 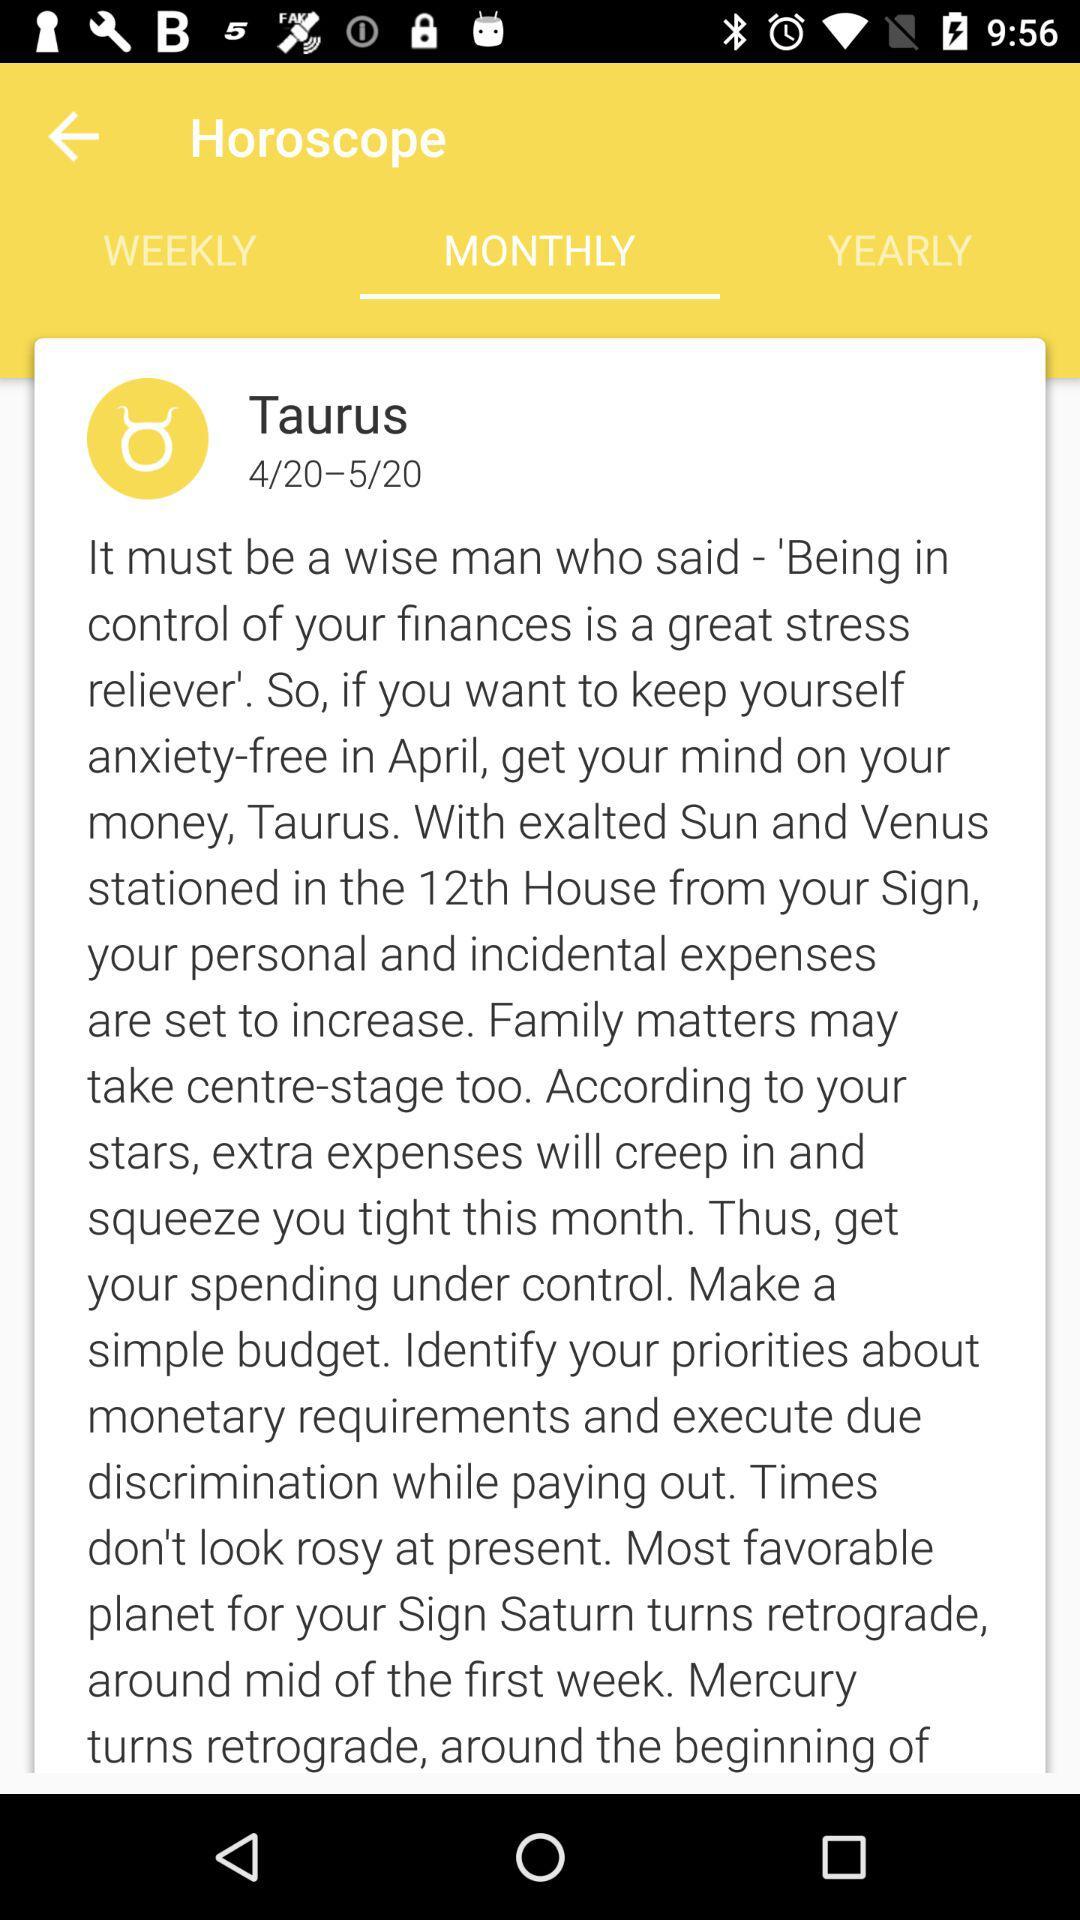 What do you see at coordinates (72, 135) in the screenshot?
I see `the icon next to the horoscope item` at bounding box center [72, 135].